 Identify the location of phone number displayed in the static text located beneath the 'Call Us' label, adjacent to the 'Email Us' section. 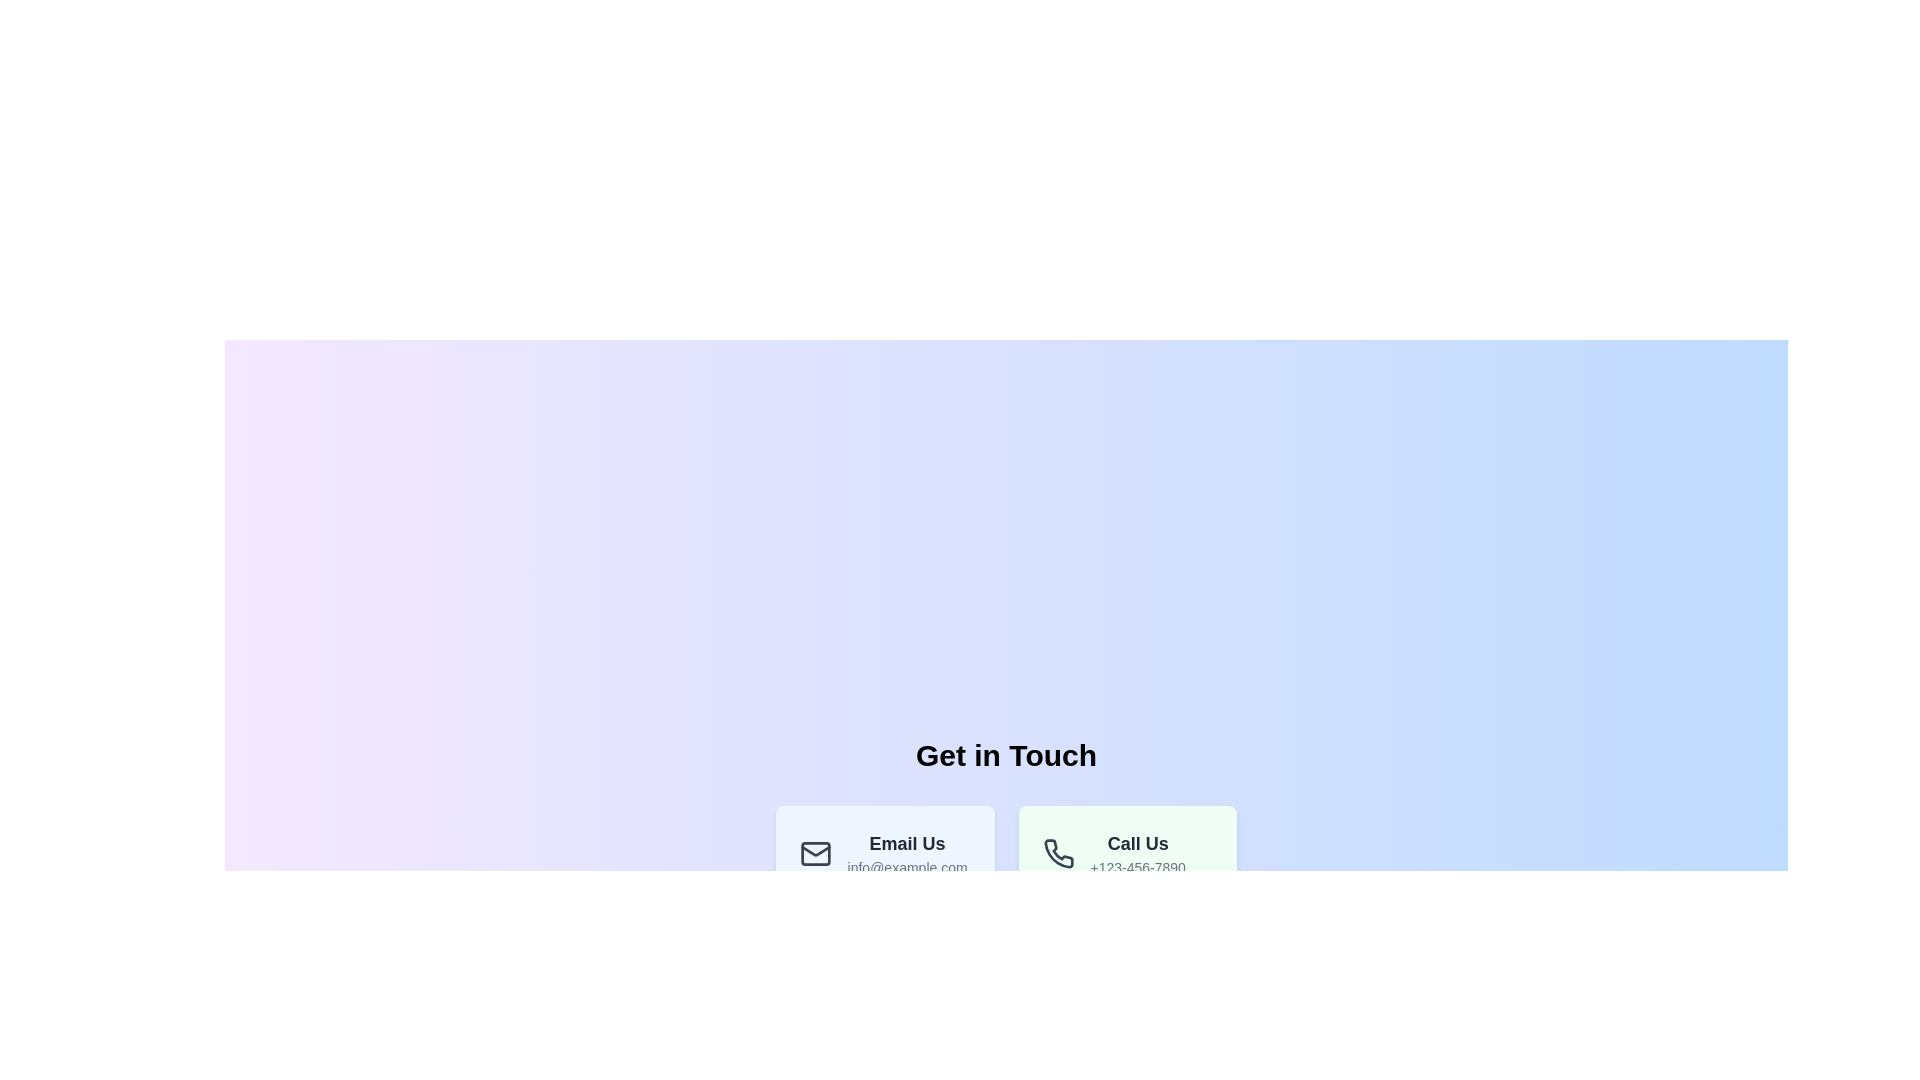
(1138, 866).